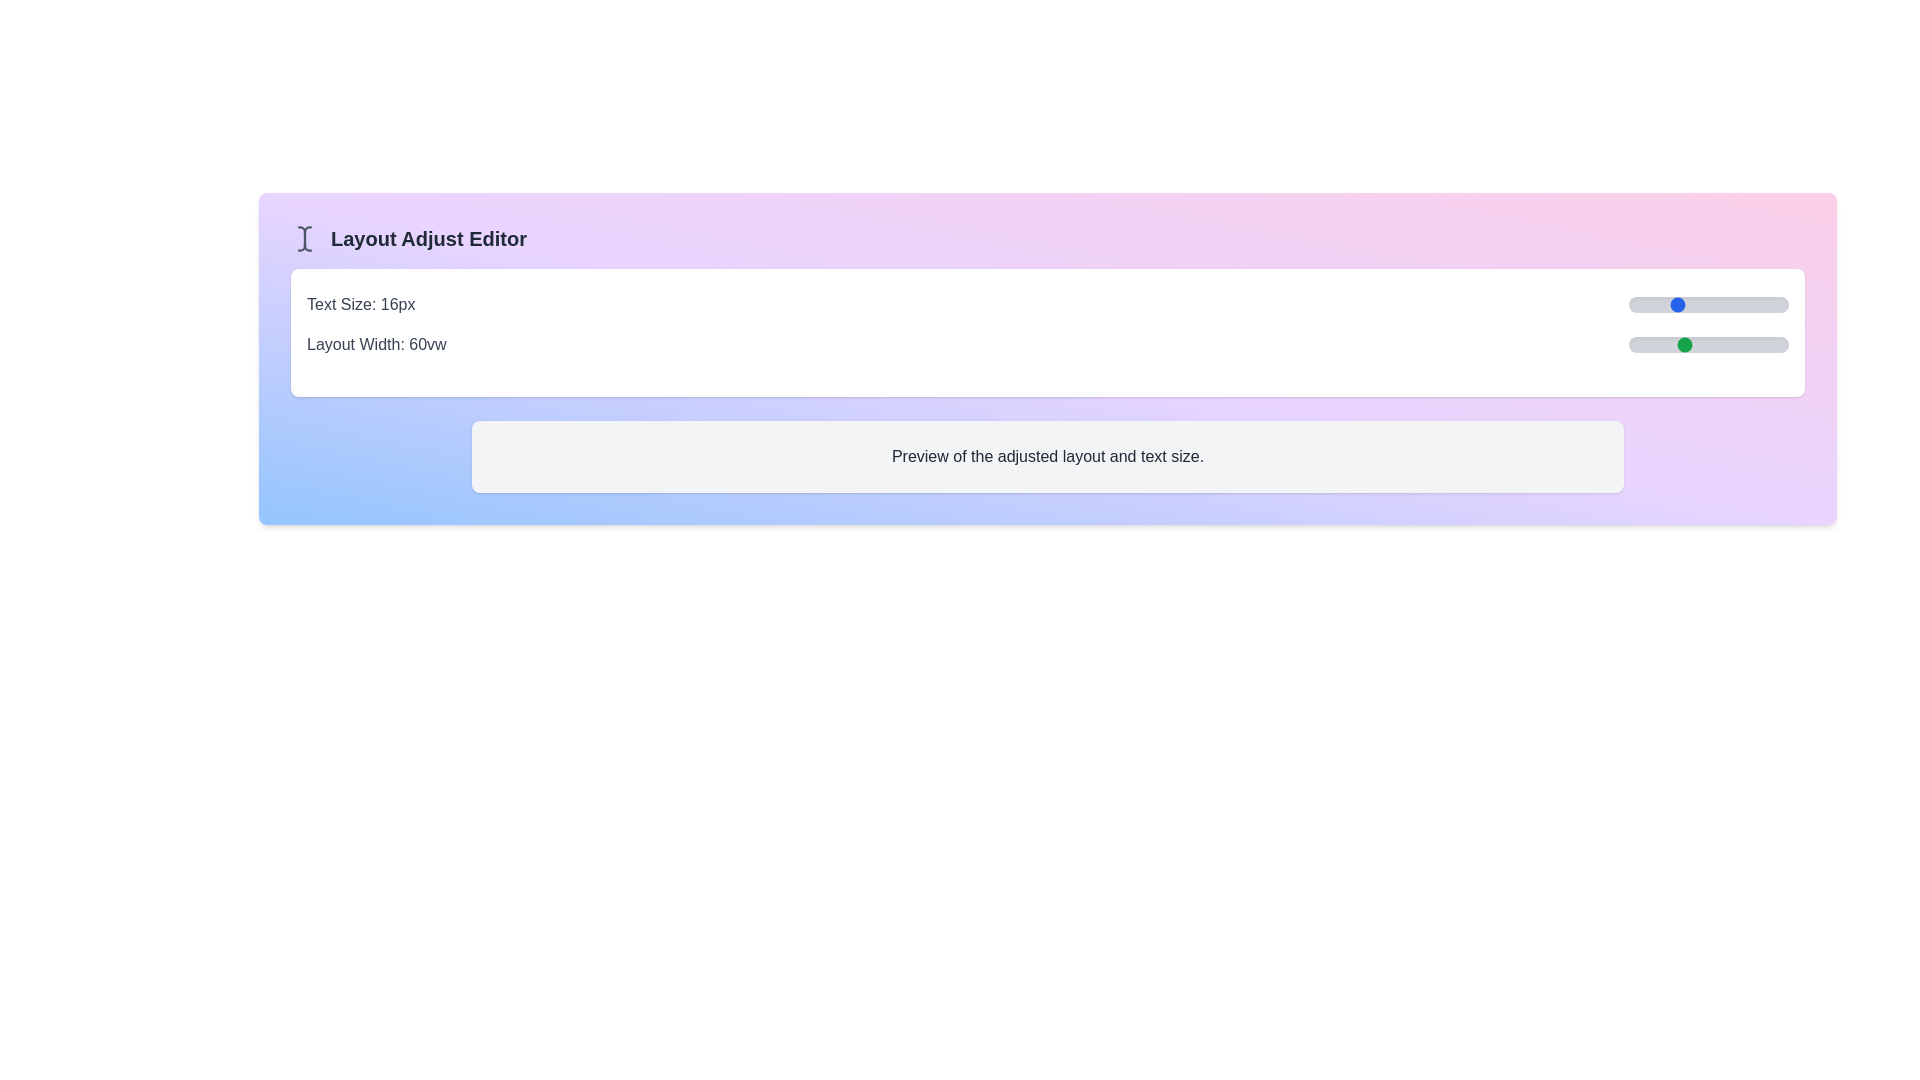  Describe the element at coordinates (1762, 343) in the screenshot. I see `the layout width` at that location.